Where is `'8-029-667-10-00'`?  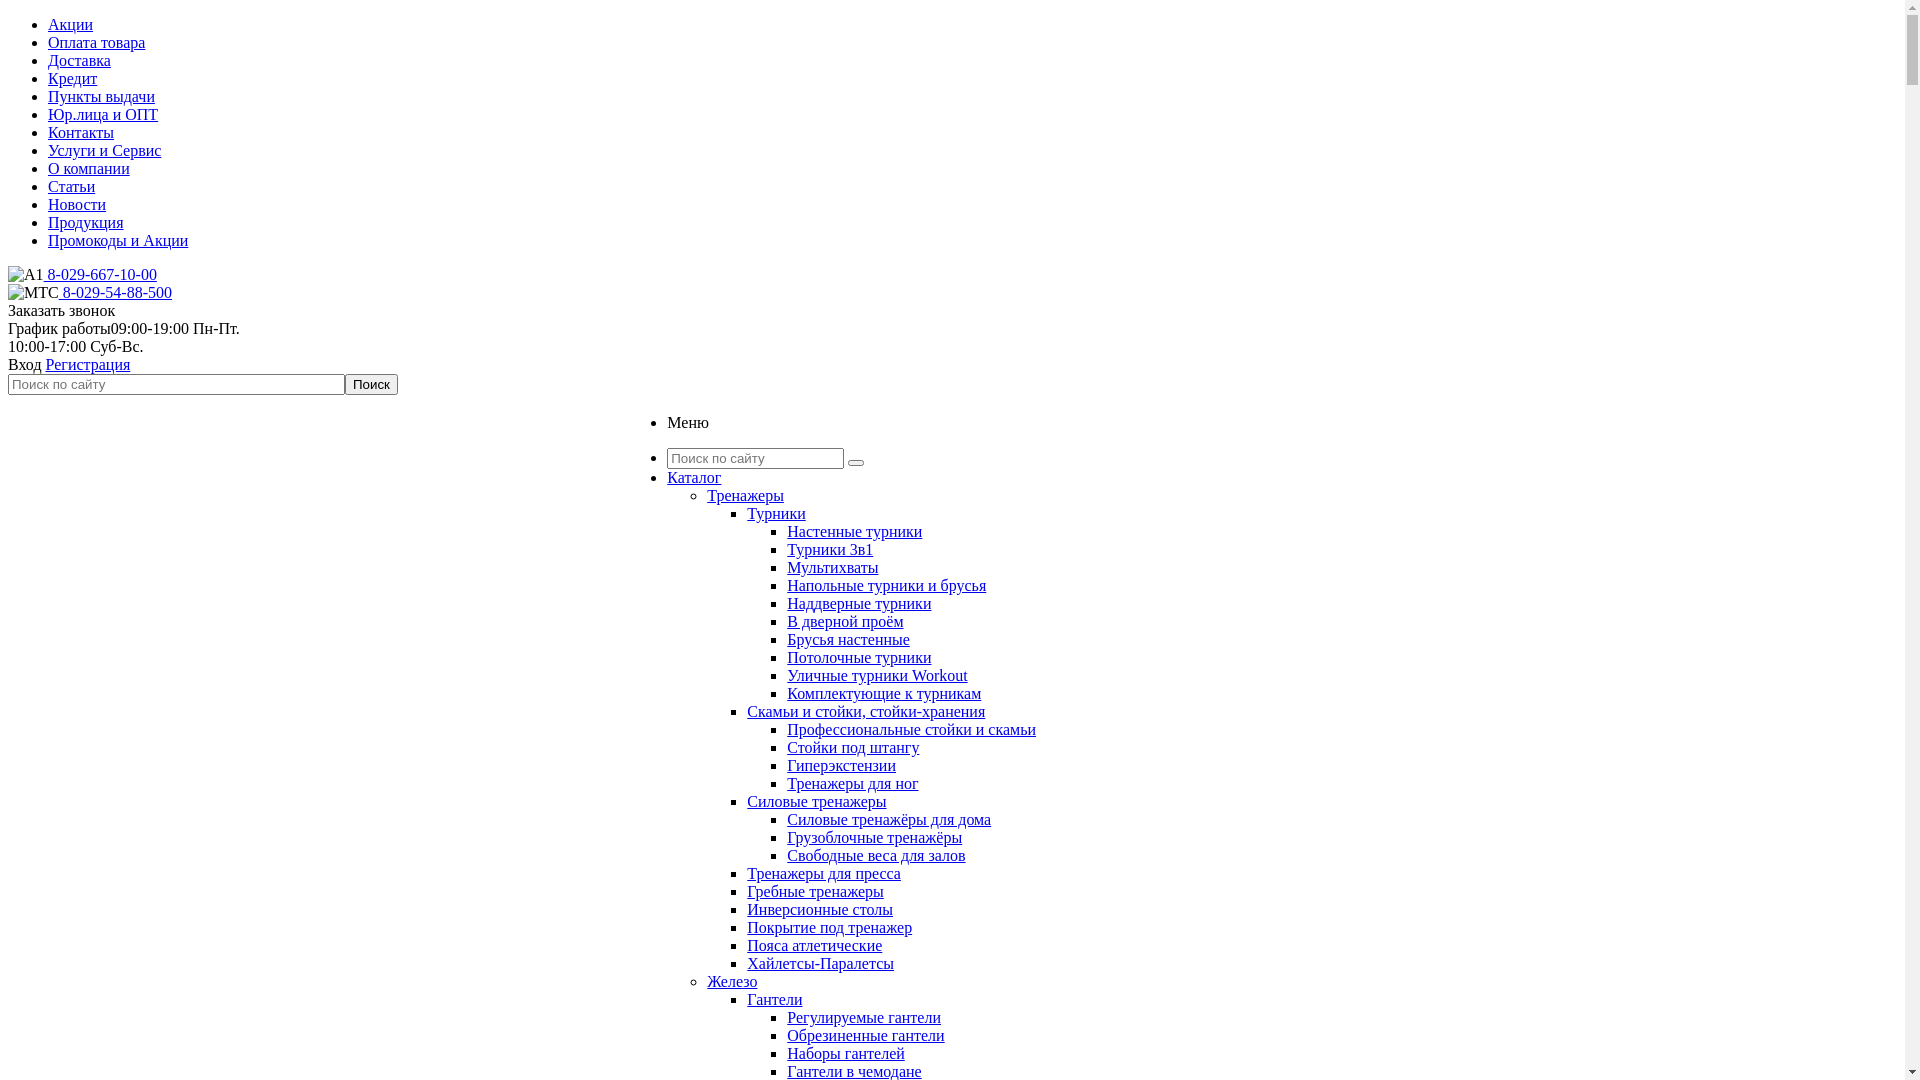 '8-029-667-10-00' is located at coordinates (43, 274).